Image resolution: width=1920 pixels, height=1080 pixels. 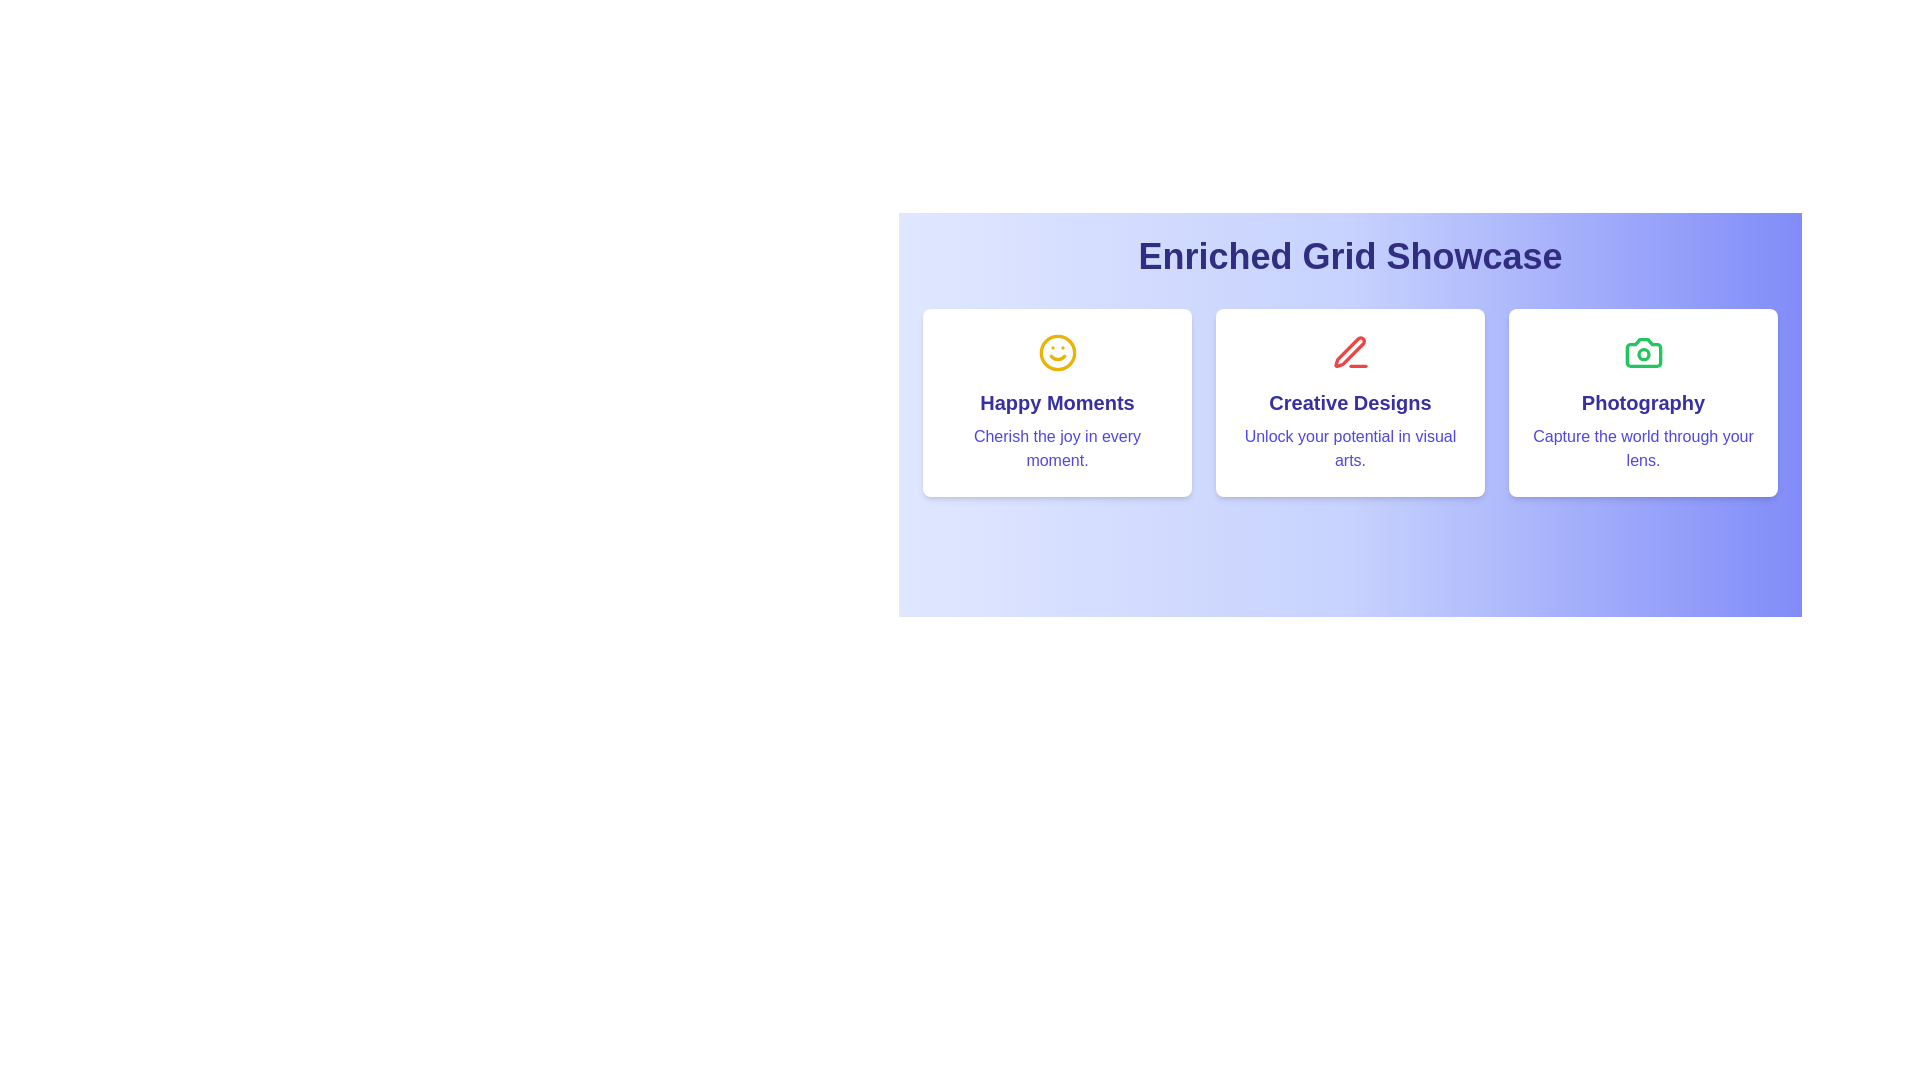 I want to click on informational card introducing the topic 'Creative Designs' located in the middle column of a three-column grid layout, positioned between 'Happy Moments' and 'Photography' cards, so click(x=1350, y=402).